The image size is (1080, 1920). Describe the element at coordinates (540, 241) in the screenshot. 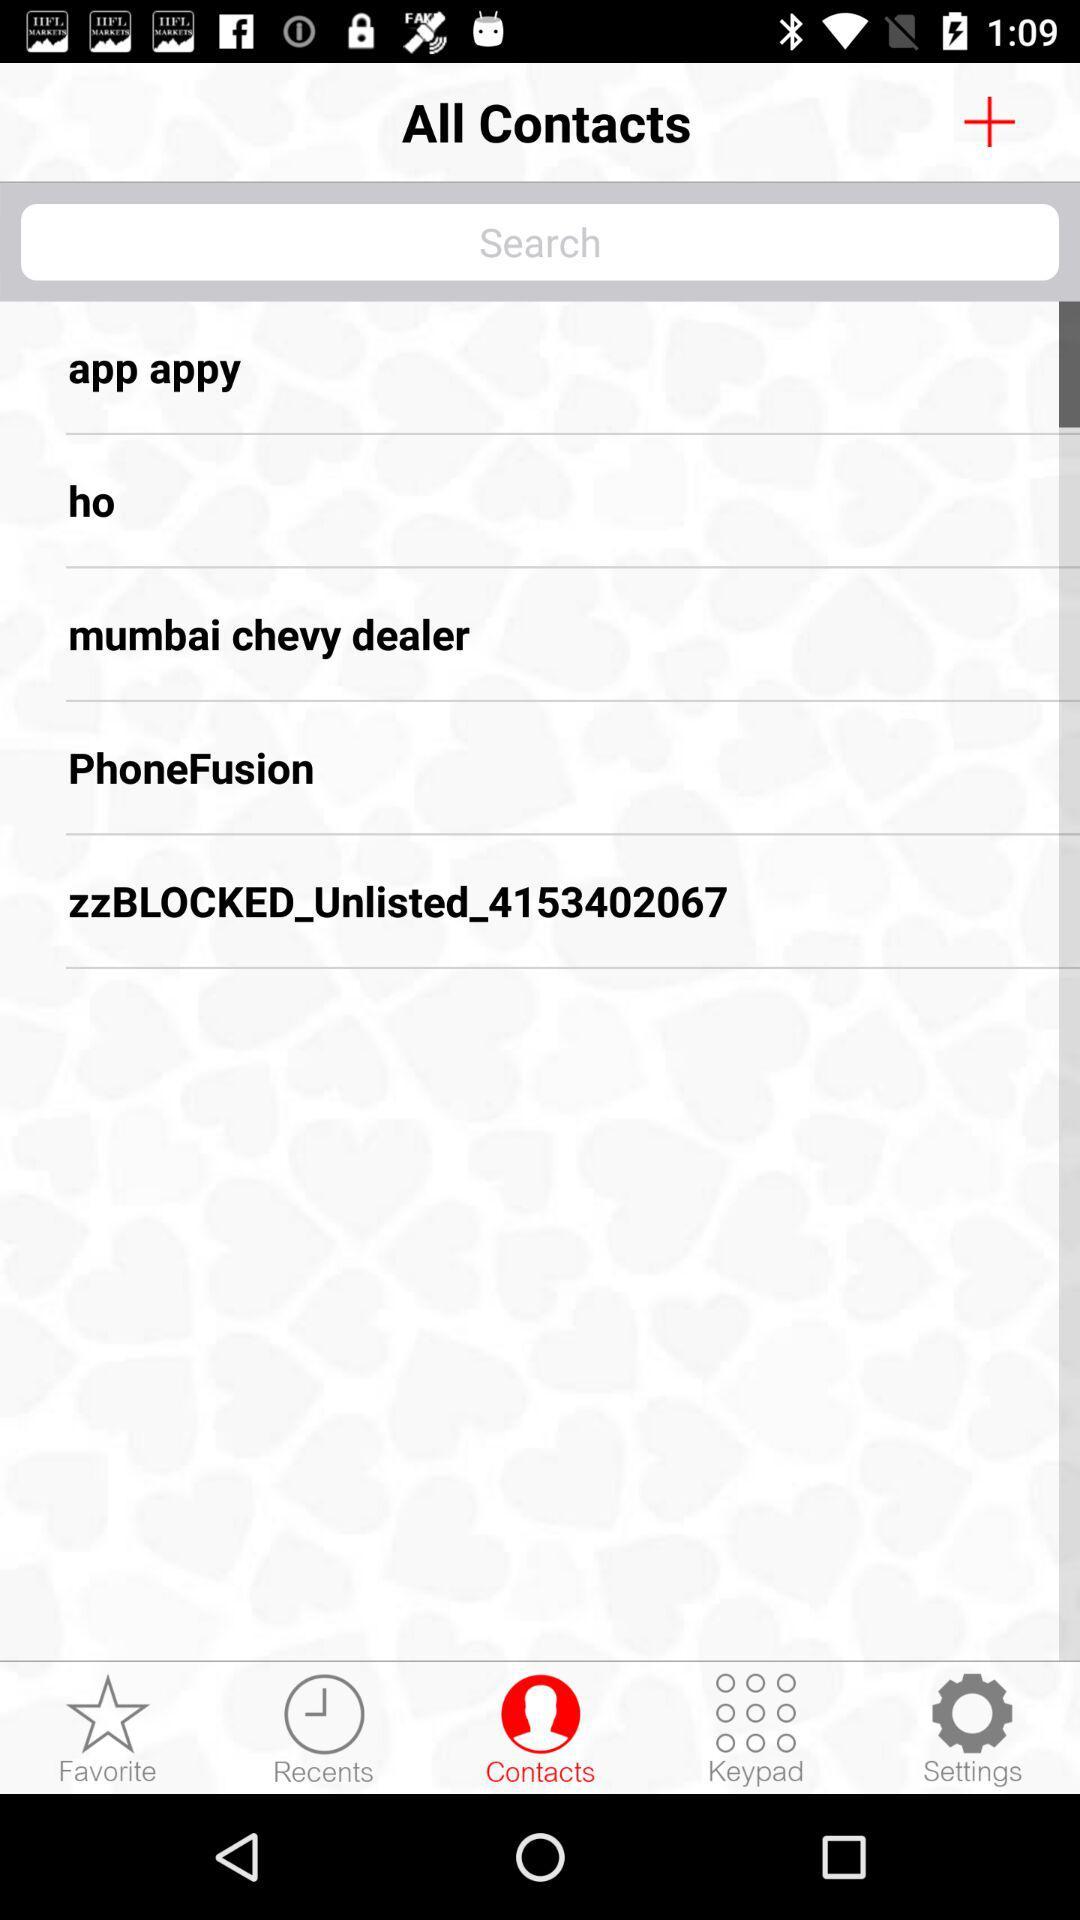

I see `words and search` at that location.